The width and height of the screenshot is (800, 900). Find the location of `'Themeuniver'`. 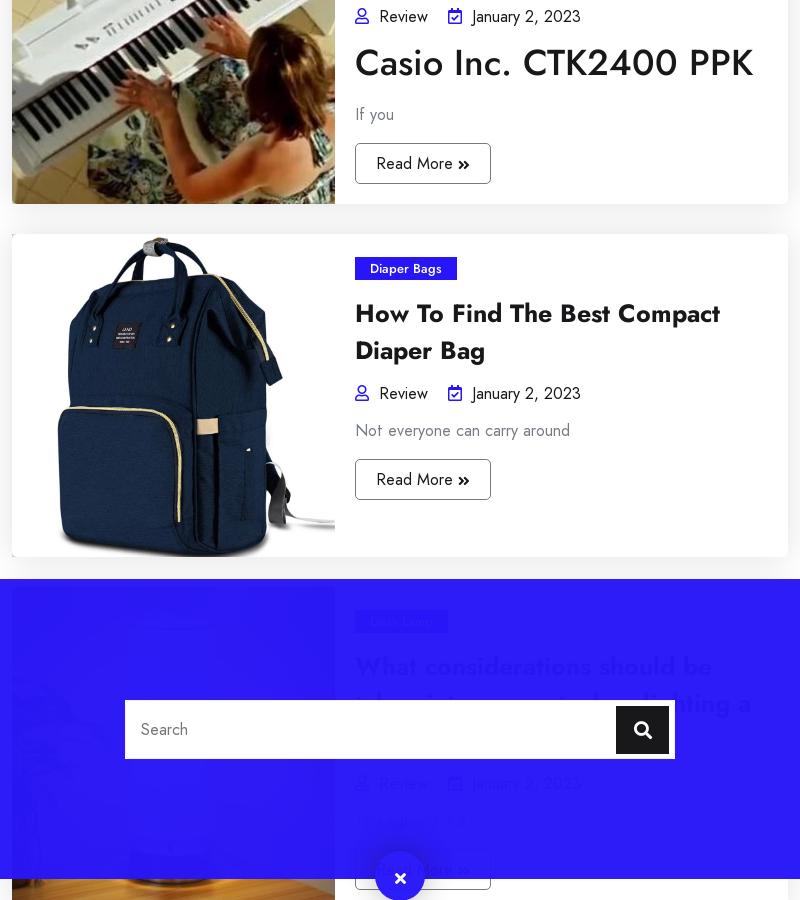

'Themeuniver' is located at coordinates (587, 798).